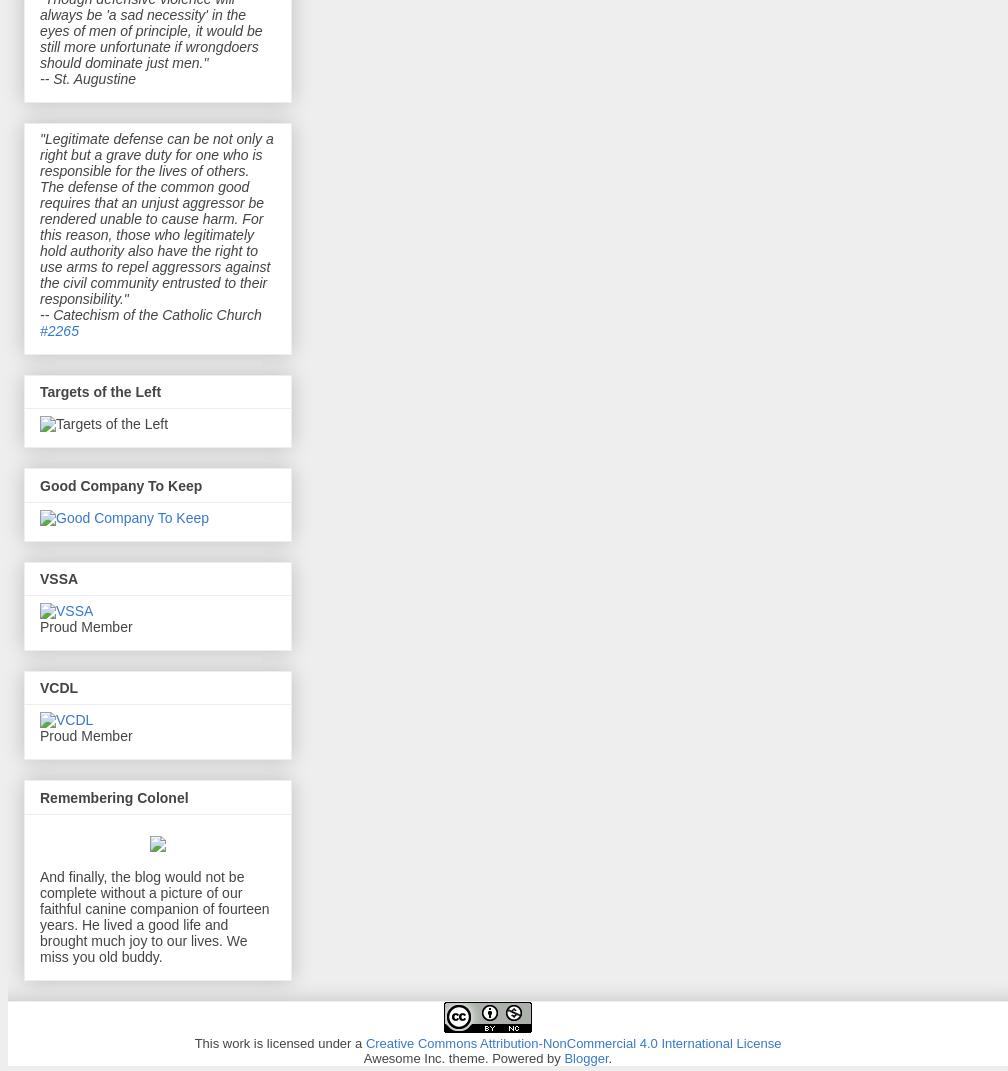 The image size is (1008, 1071). Describe the element at coordinates (279, 1042) in the screenshot. I see `'This work is licensed under a'` at that location.